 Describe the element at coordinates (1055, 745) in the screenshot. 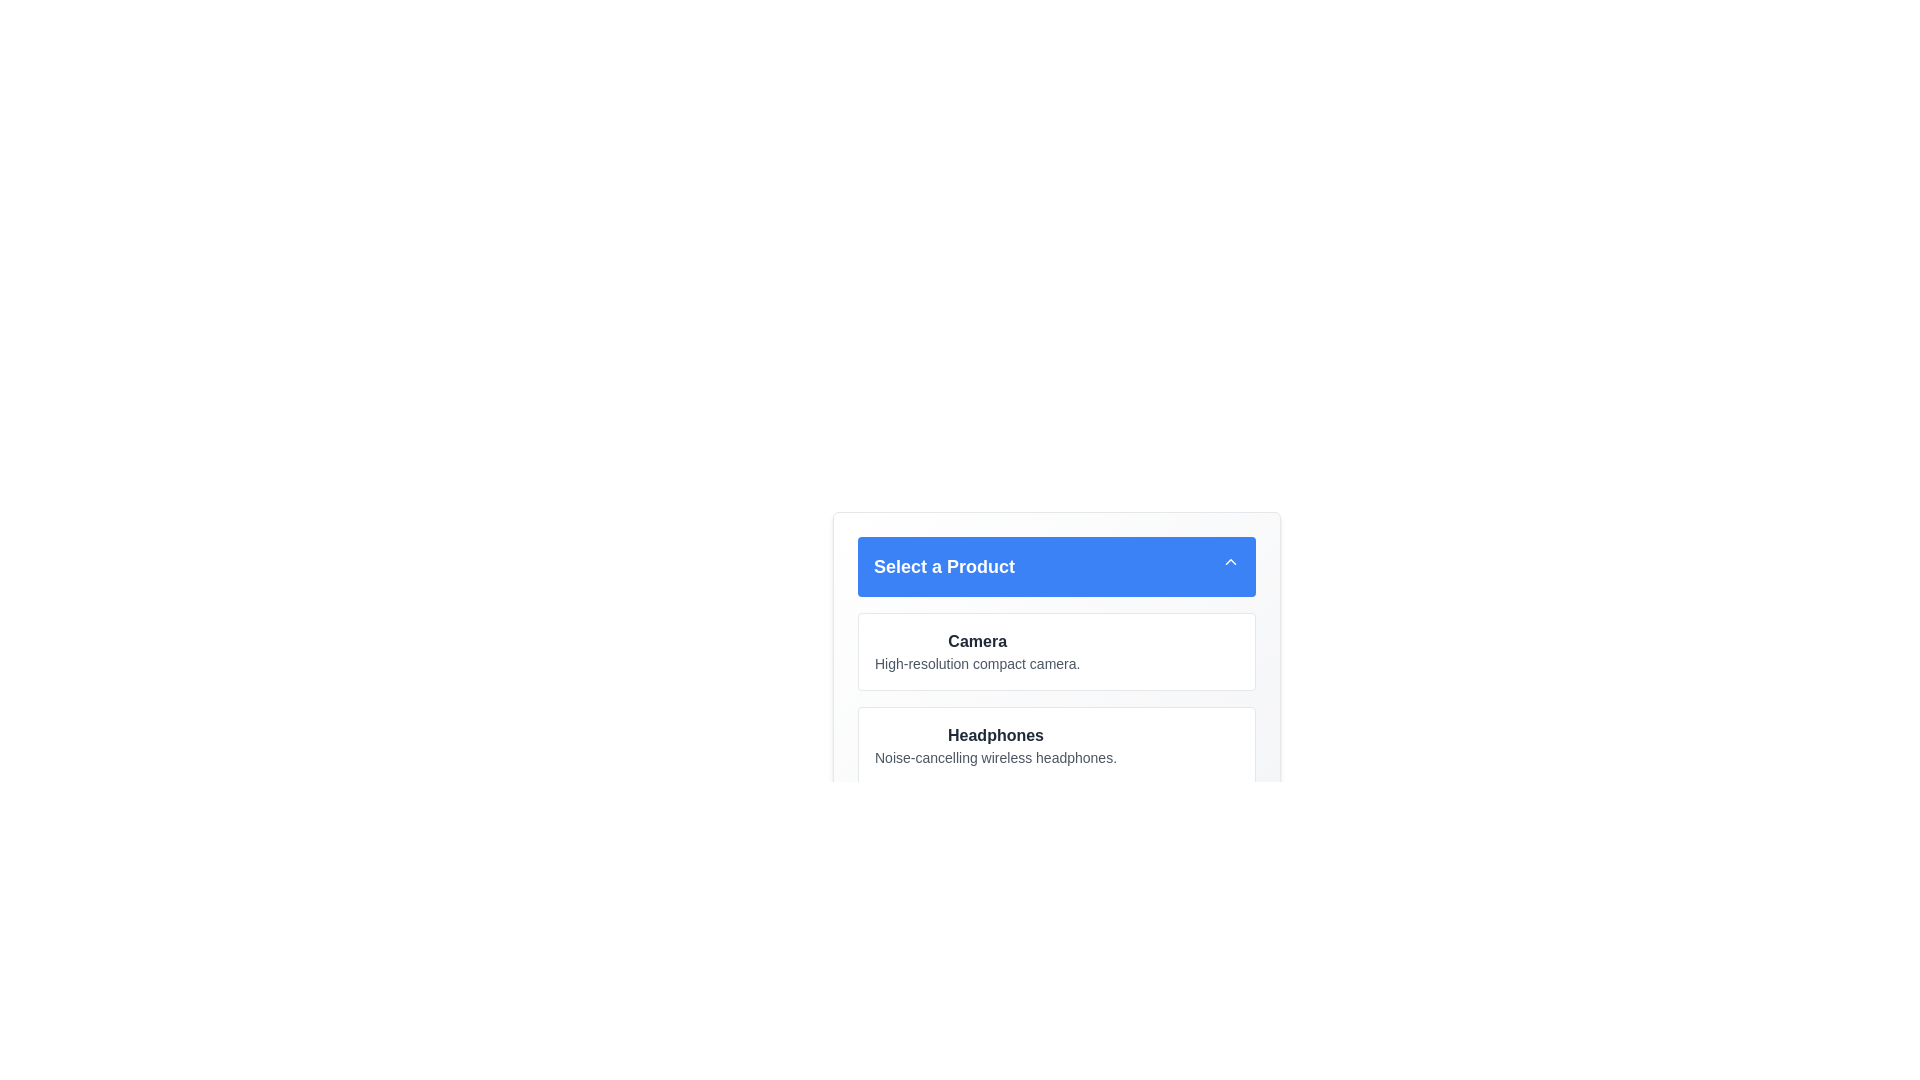

I see `the List Item containing 'Headphones' with a description of 'Noise-cancelling wireless headphones'` at that location.